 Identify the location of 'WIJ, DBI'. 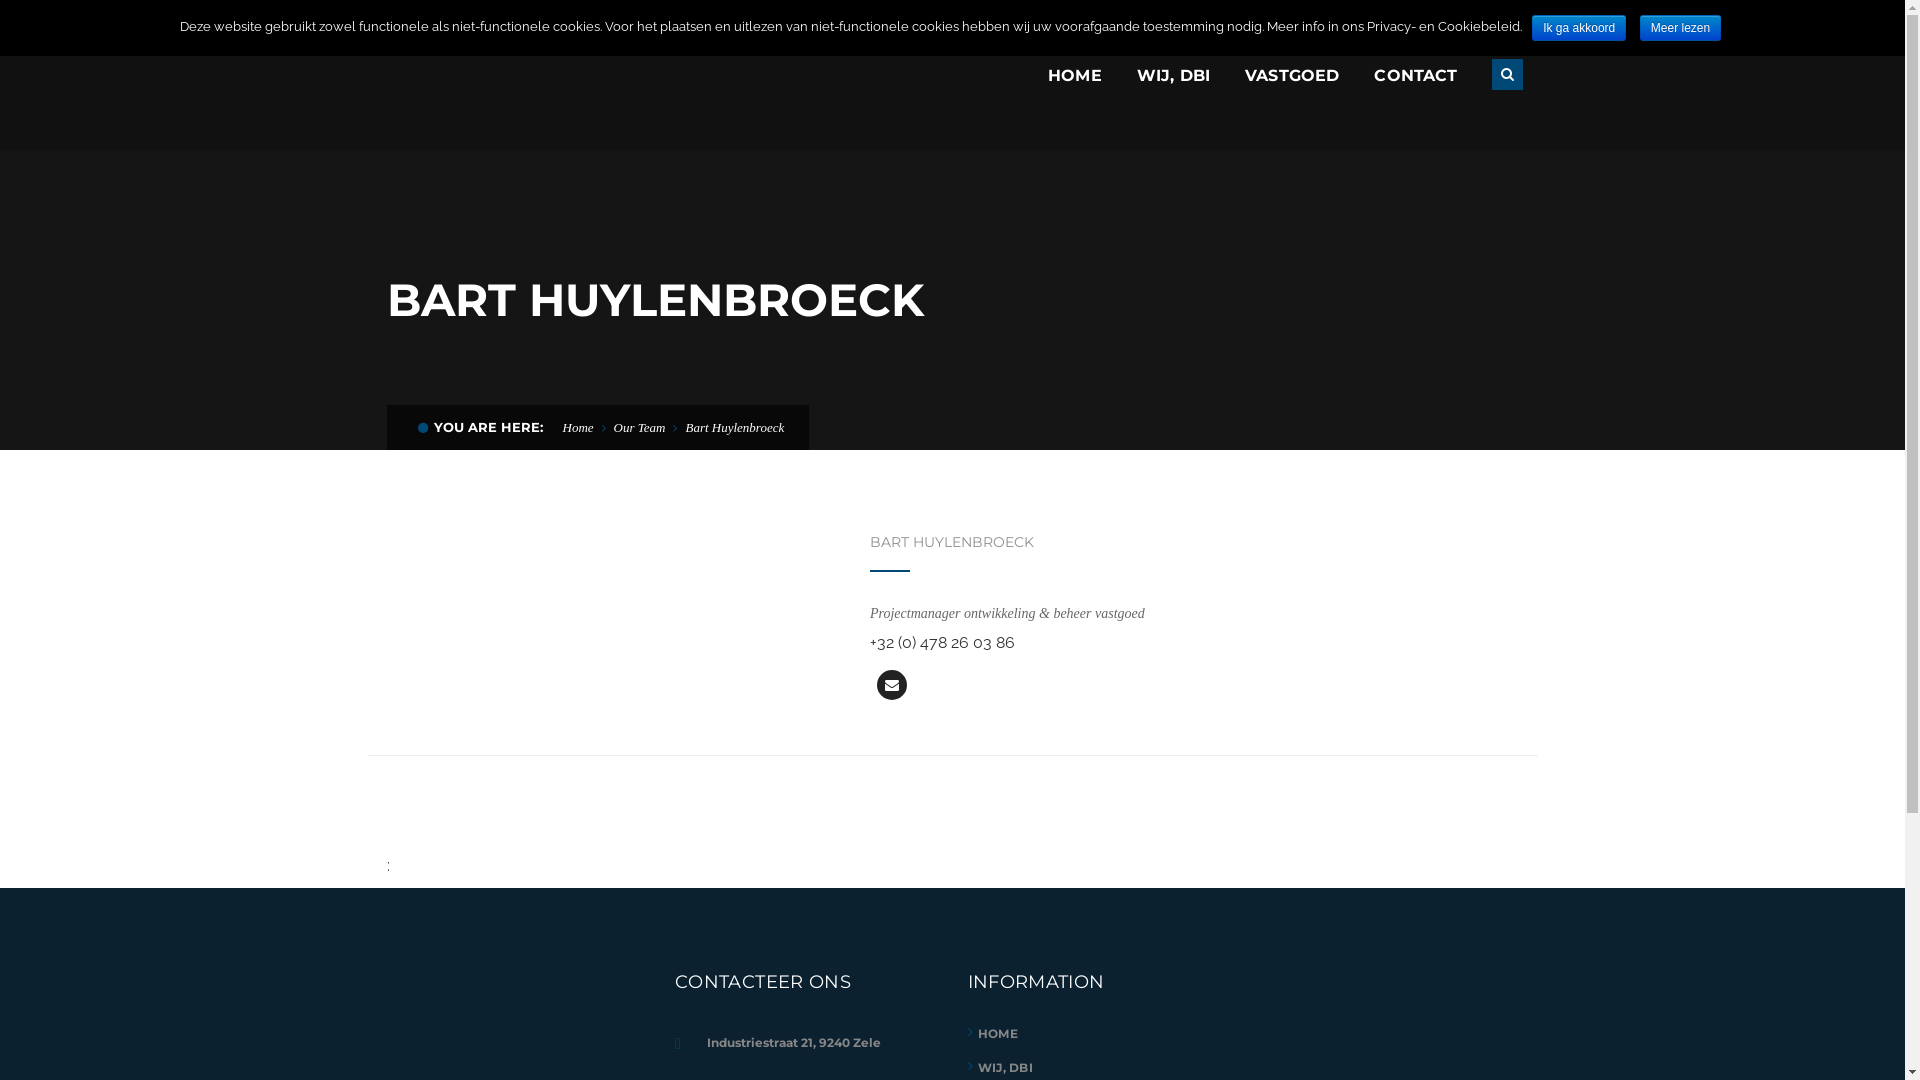
(1137, 74).